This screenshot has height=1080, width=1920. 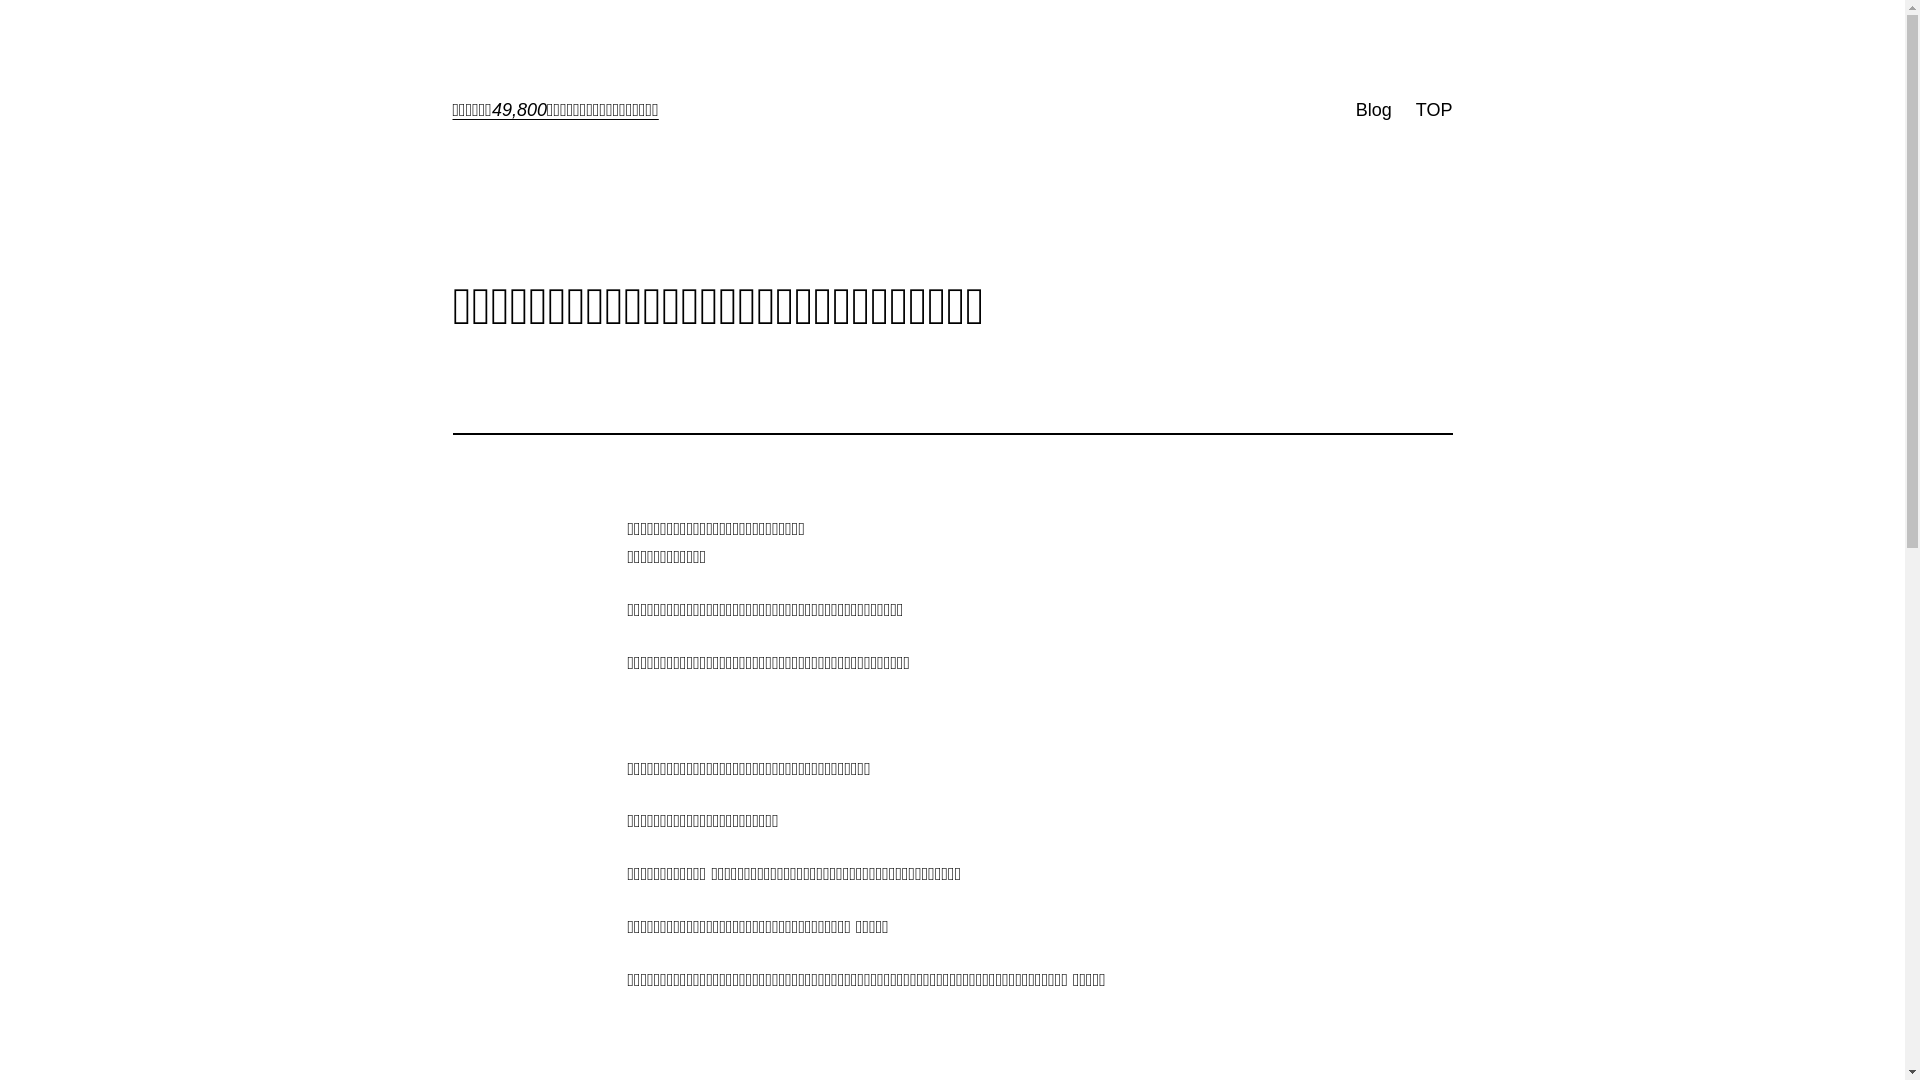 What do you see at coordinates (1433, 110) in the screenshot?
I see `'TOP'` at bounding box center [1433, 110].